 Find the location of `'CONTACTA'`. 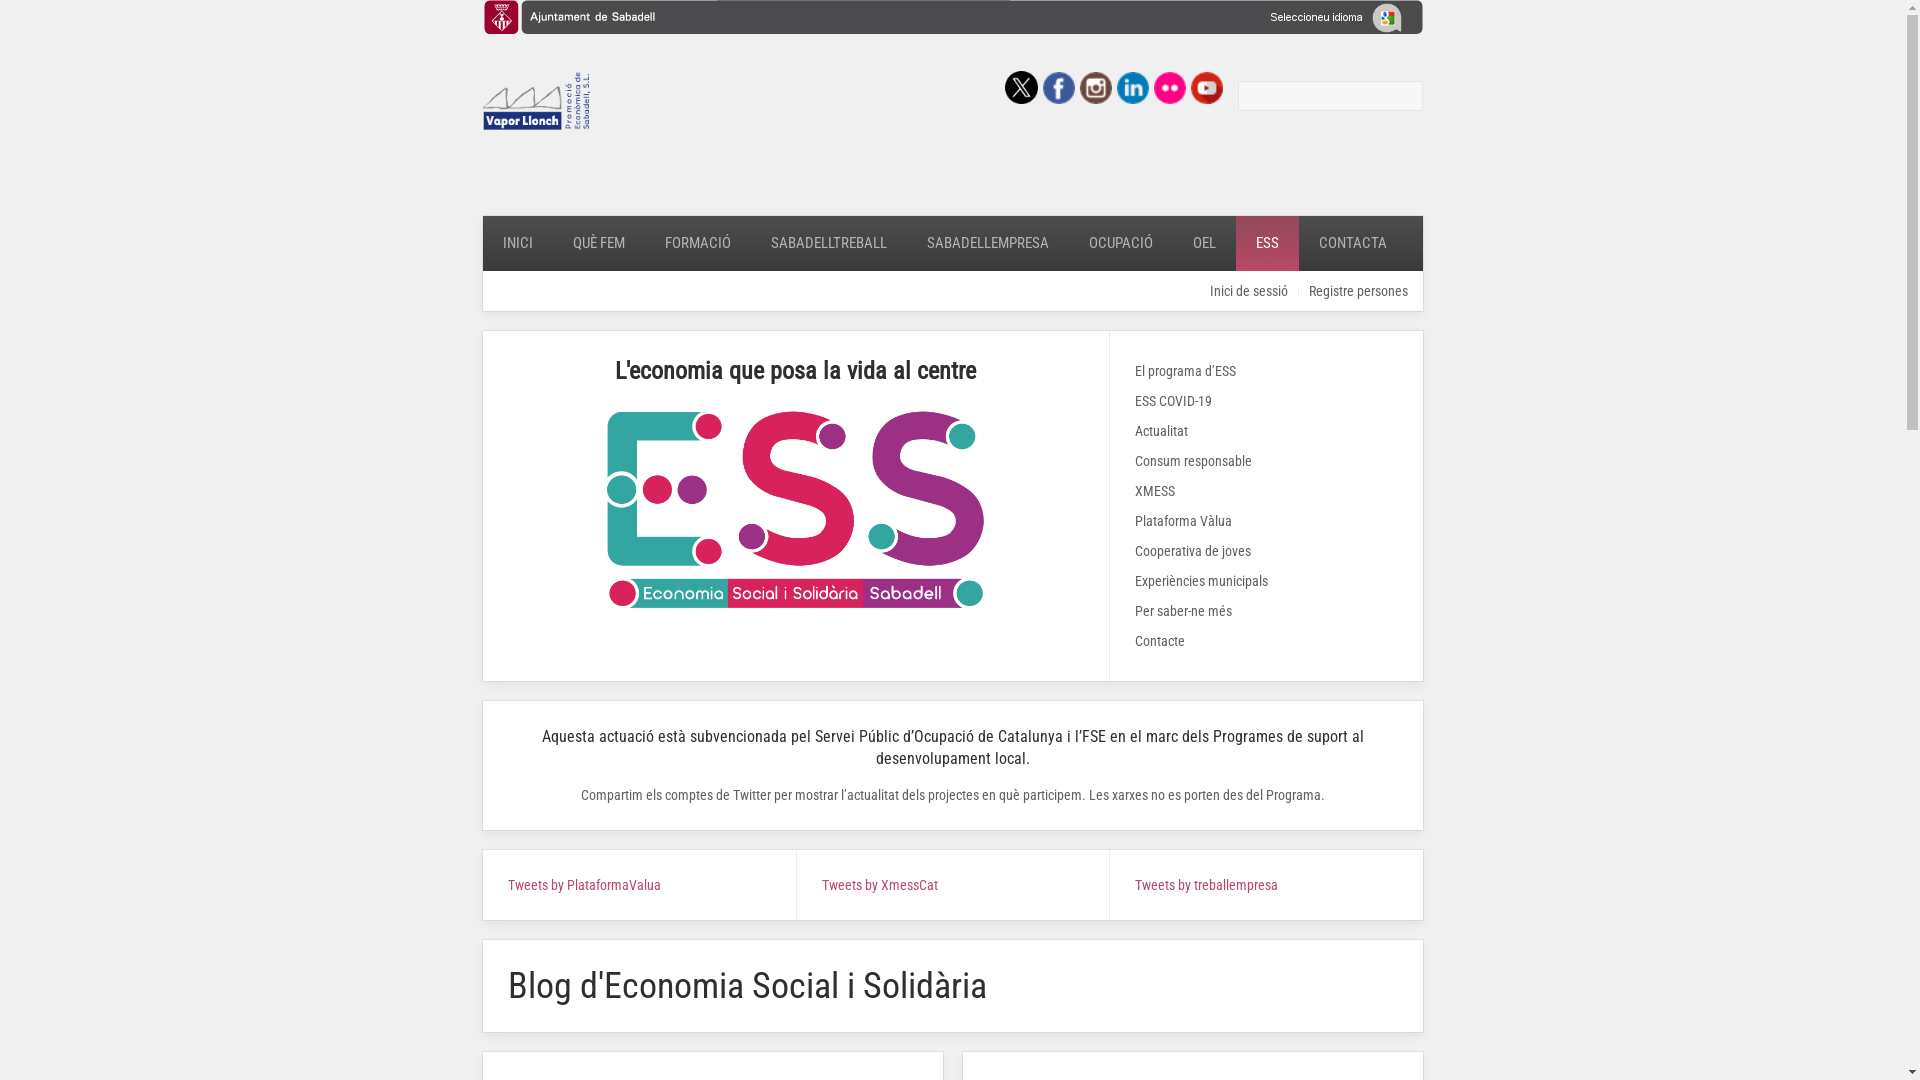

'CONTACTA' is located at coordinates (1297, 242).